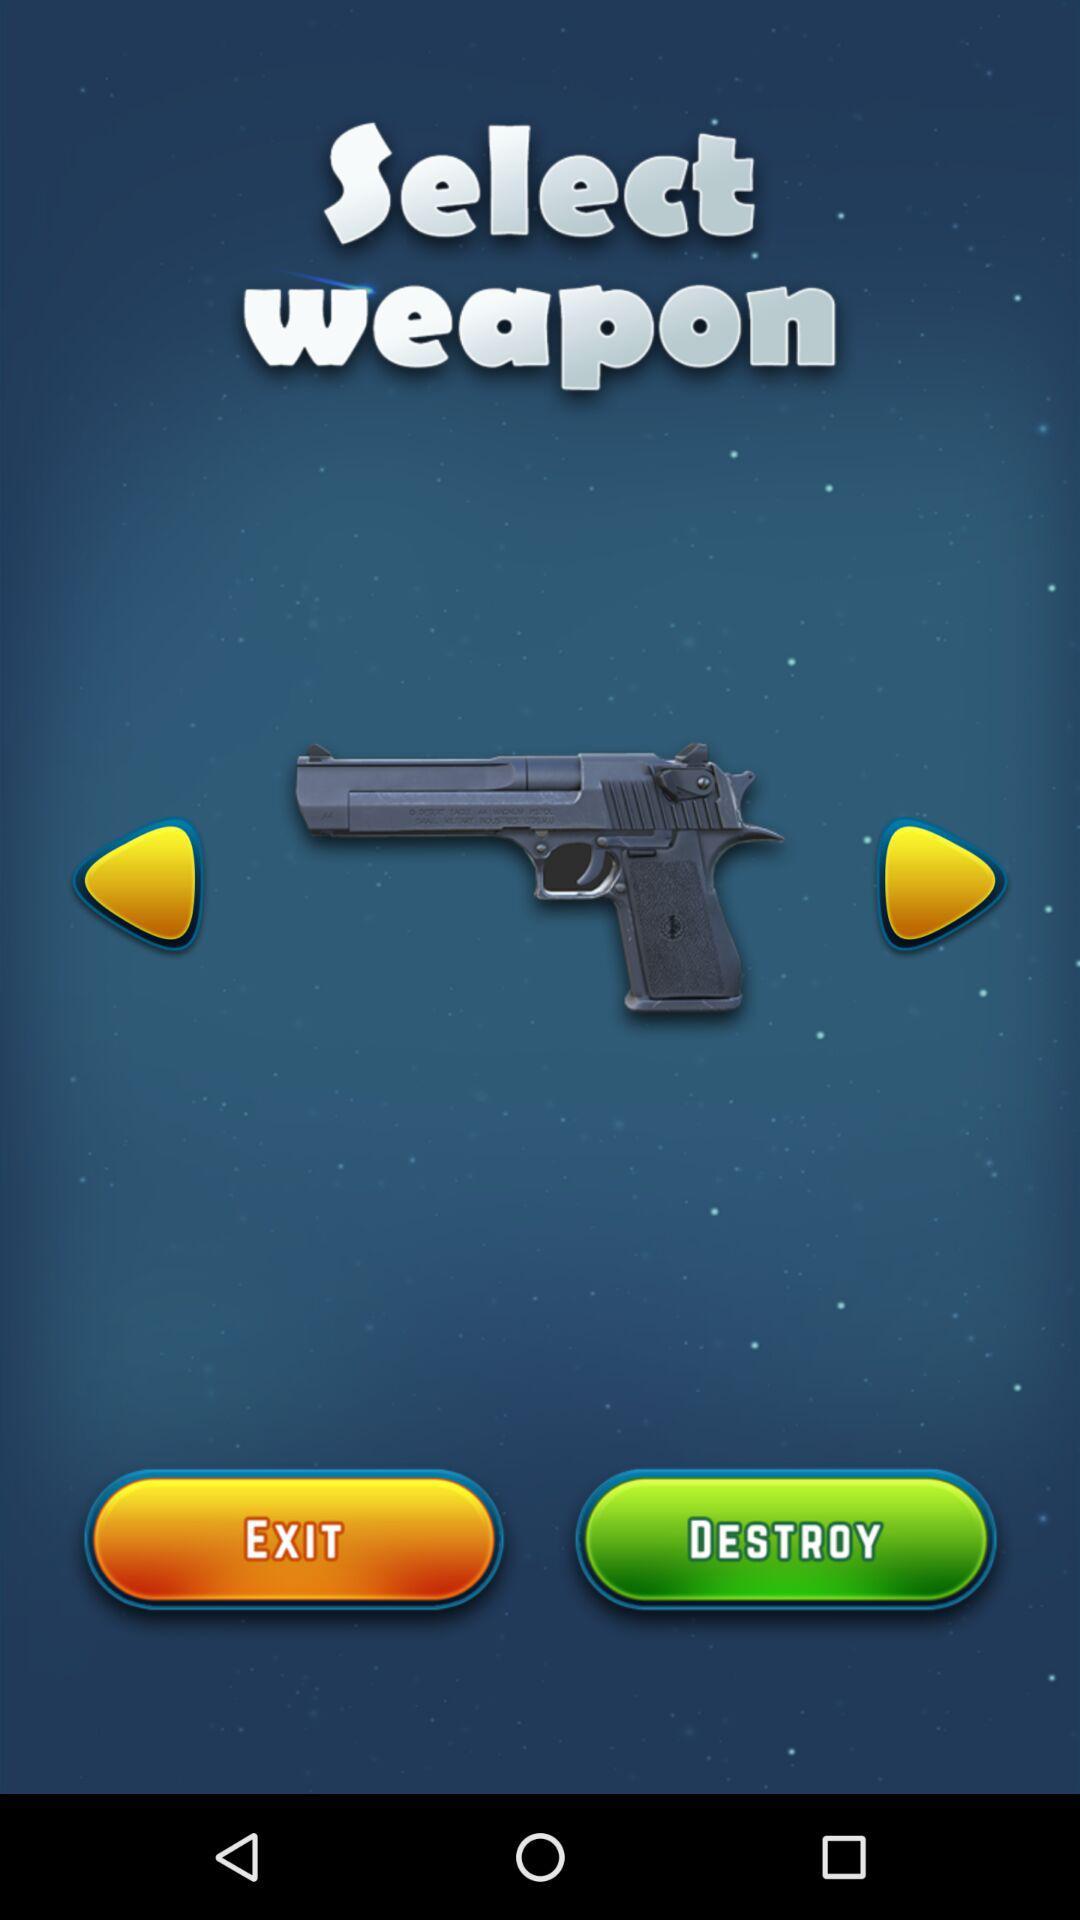 Image resolution: width=1080 pixels, height=1920 pixels. What do you see at coordinates (293, 1550) in the screenshot?
I see `exit screen` at bounding box center [293, 1550].